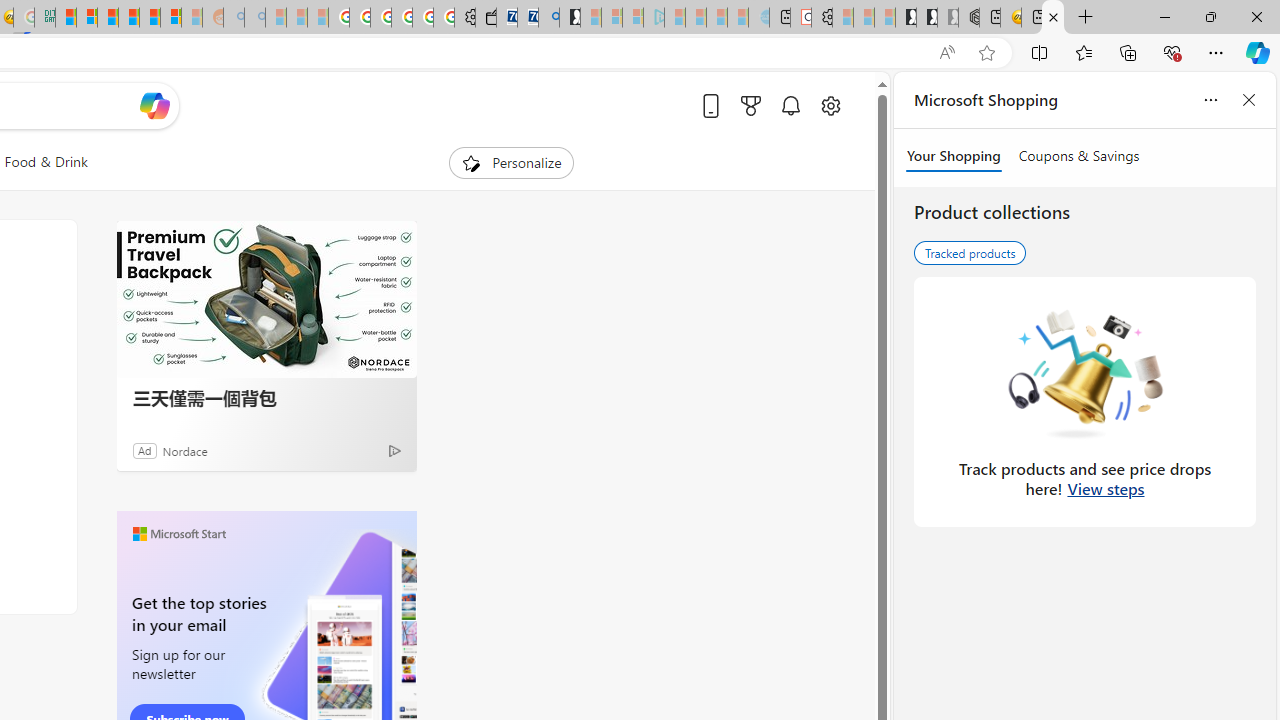 The height and width of the screenshot is (720, 1280). I want to click on 'Microsoft rewards', so click(749, 105).